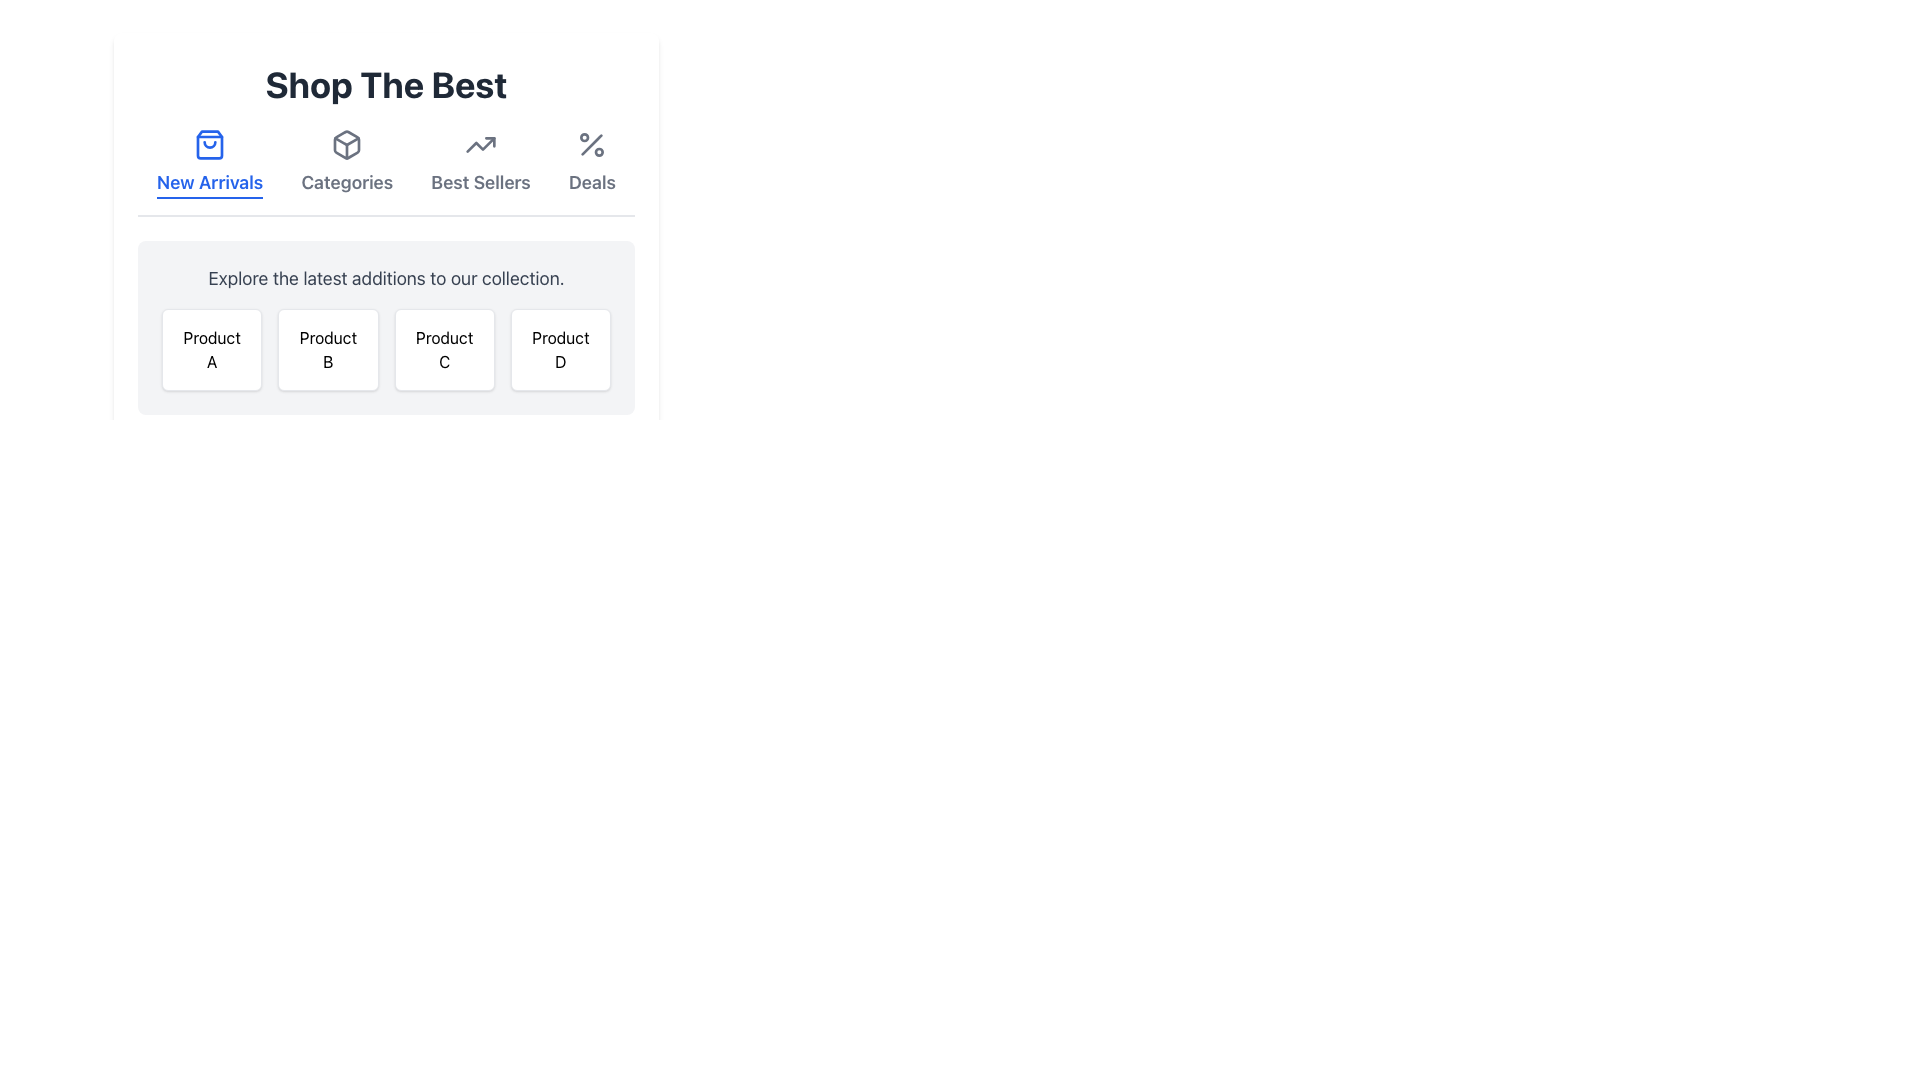  Describe the element at coordinates (386, 326) in the screenshot. I see `an individual product card within the product display area` at that location.